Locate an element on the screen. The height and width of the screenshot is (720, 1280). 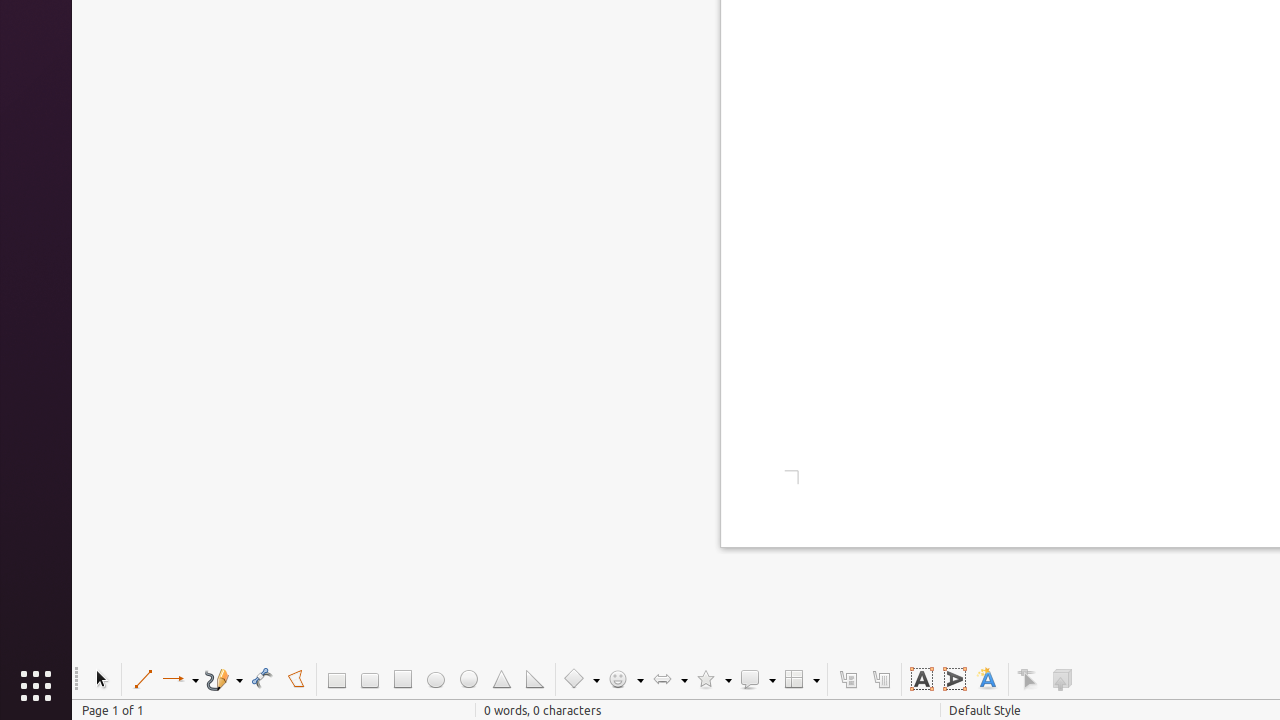
'Curves and Polygons' is located at coordinates (224, 678).